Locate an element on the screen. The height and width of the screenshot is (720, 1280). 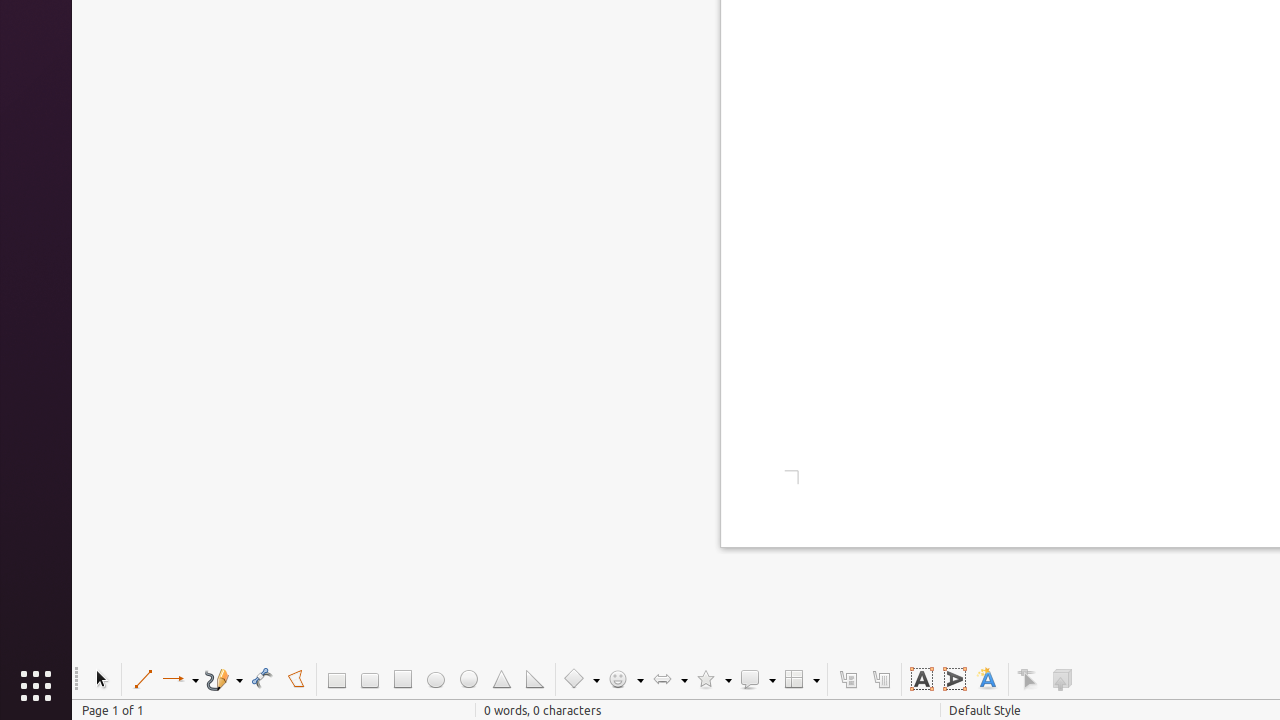
'Curves and Polygons' is located at coordinates (224, 678).